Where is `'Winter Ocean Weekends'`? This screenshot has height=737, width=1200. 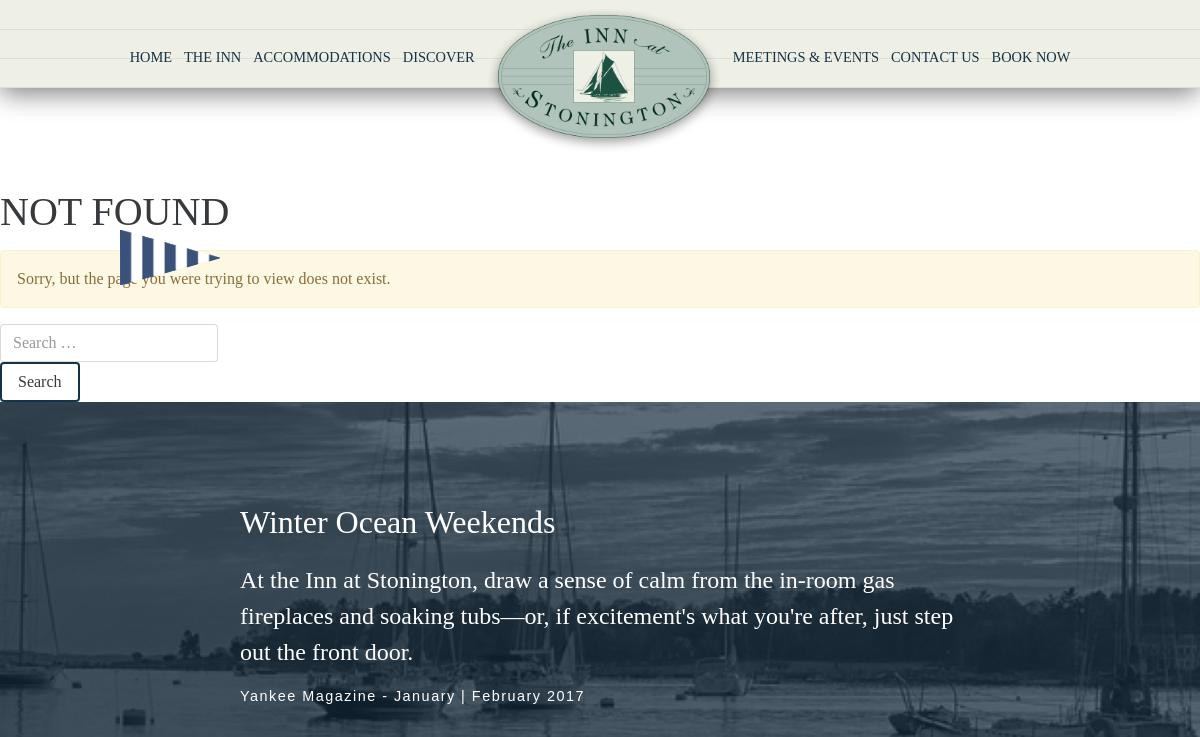
'Winter Ocean Weekends' is located at coordinates (239, 521).